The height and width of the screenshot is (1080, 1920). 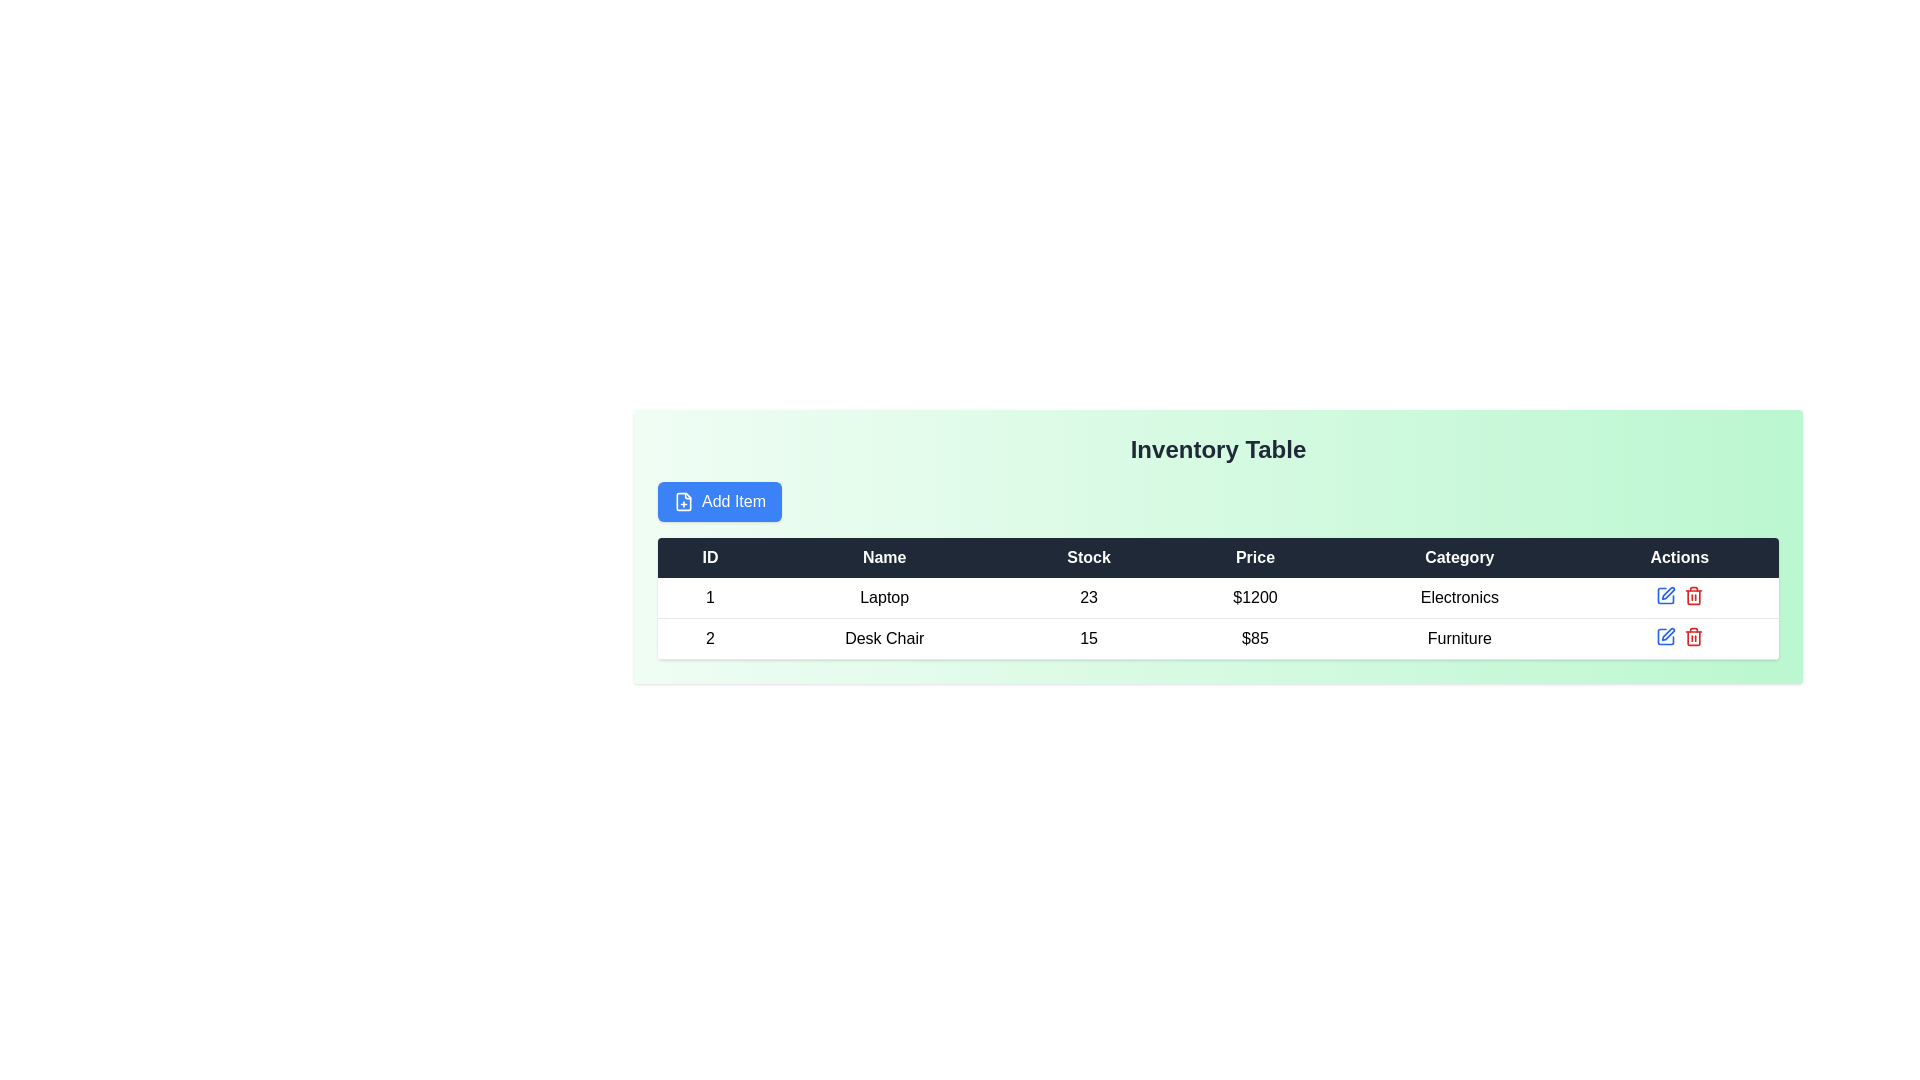 I want to click on the blue pen icon button in the 'Actions' column of the first row of the data table, so click(x=1665, y=595).